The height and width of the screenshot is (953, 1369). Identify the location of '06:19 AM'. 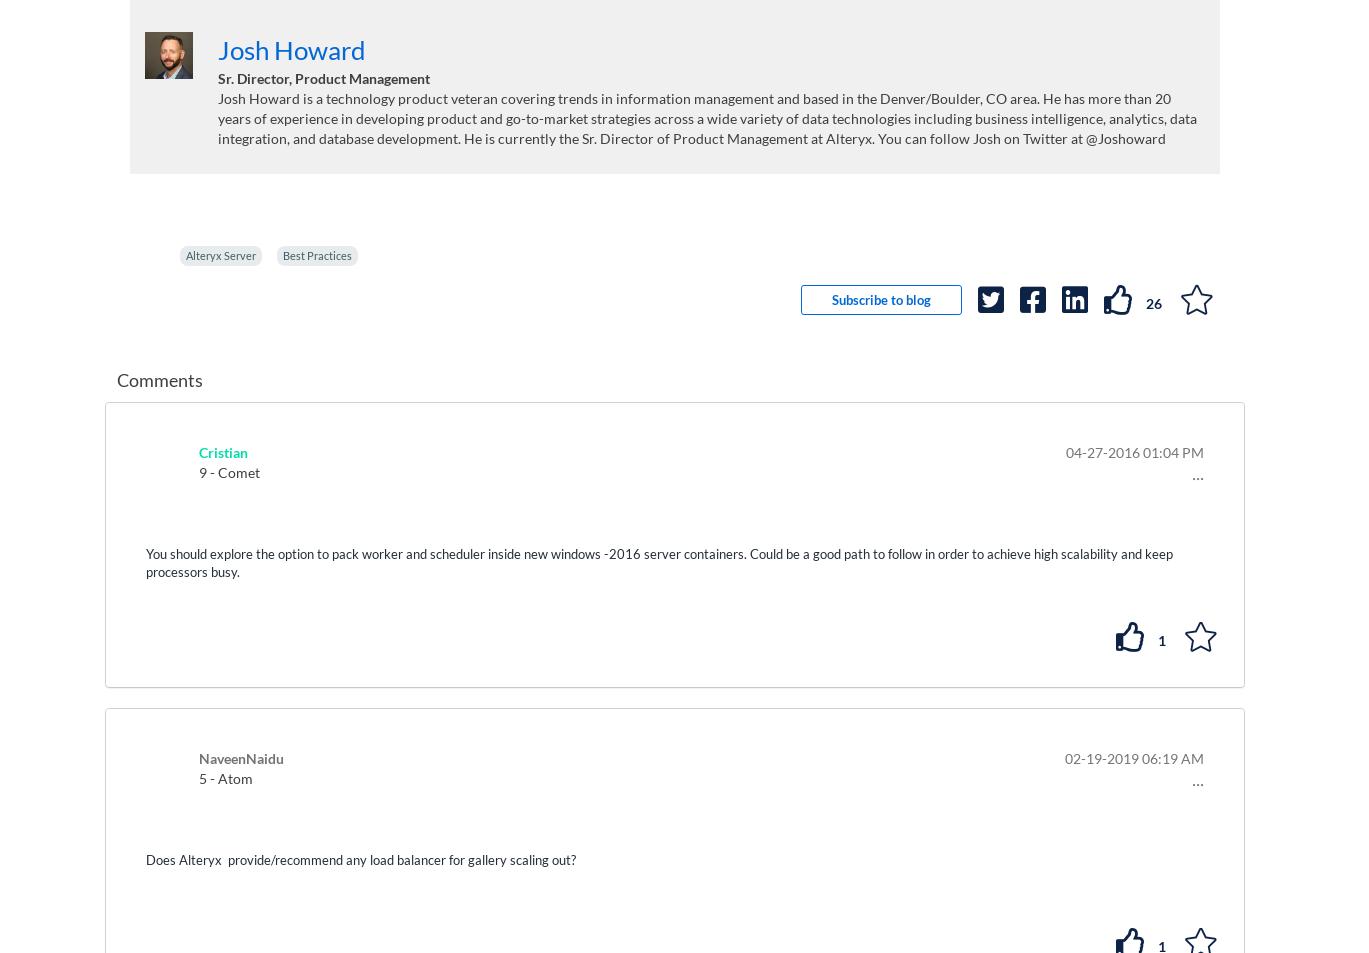
(1171, 757).